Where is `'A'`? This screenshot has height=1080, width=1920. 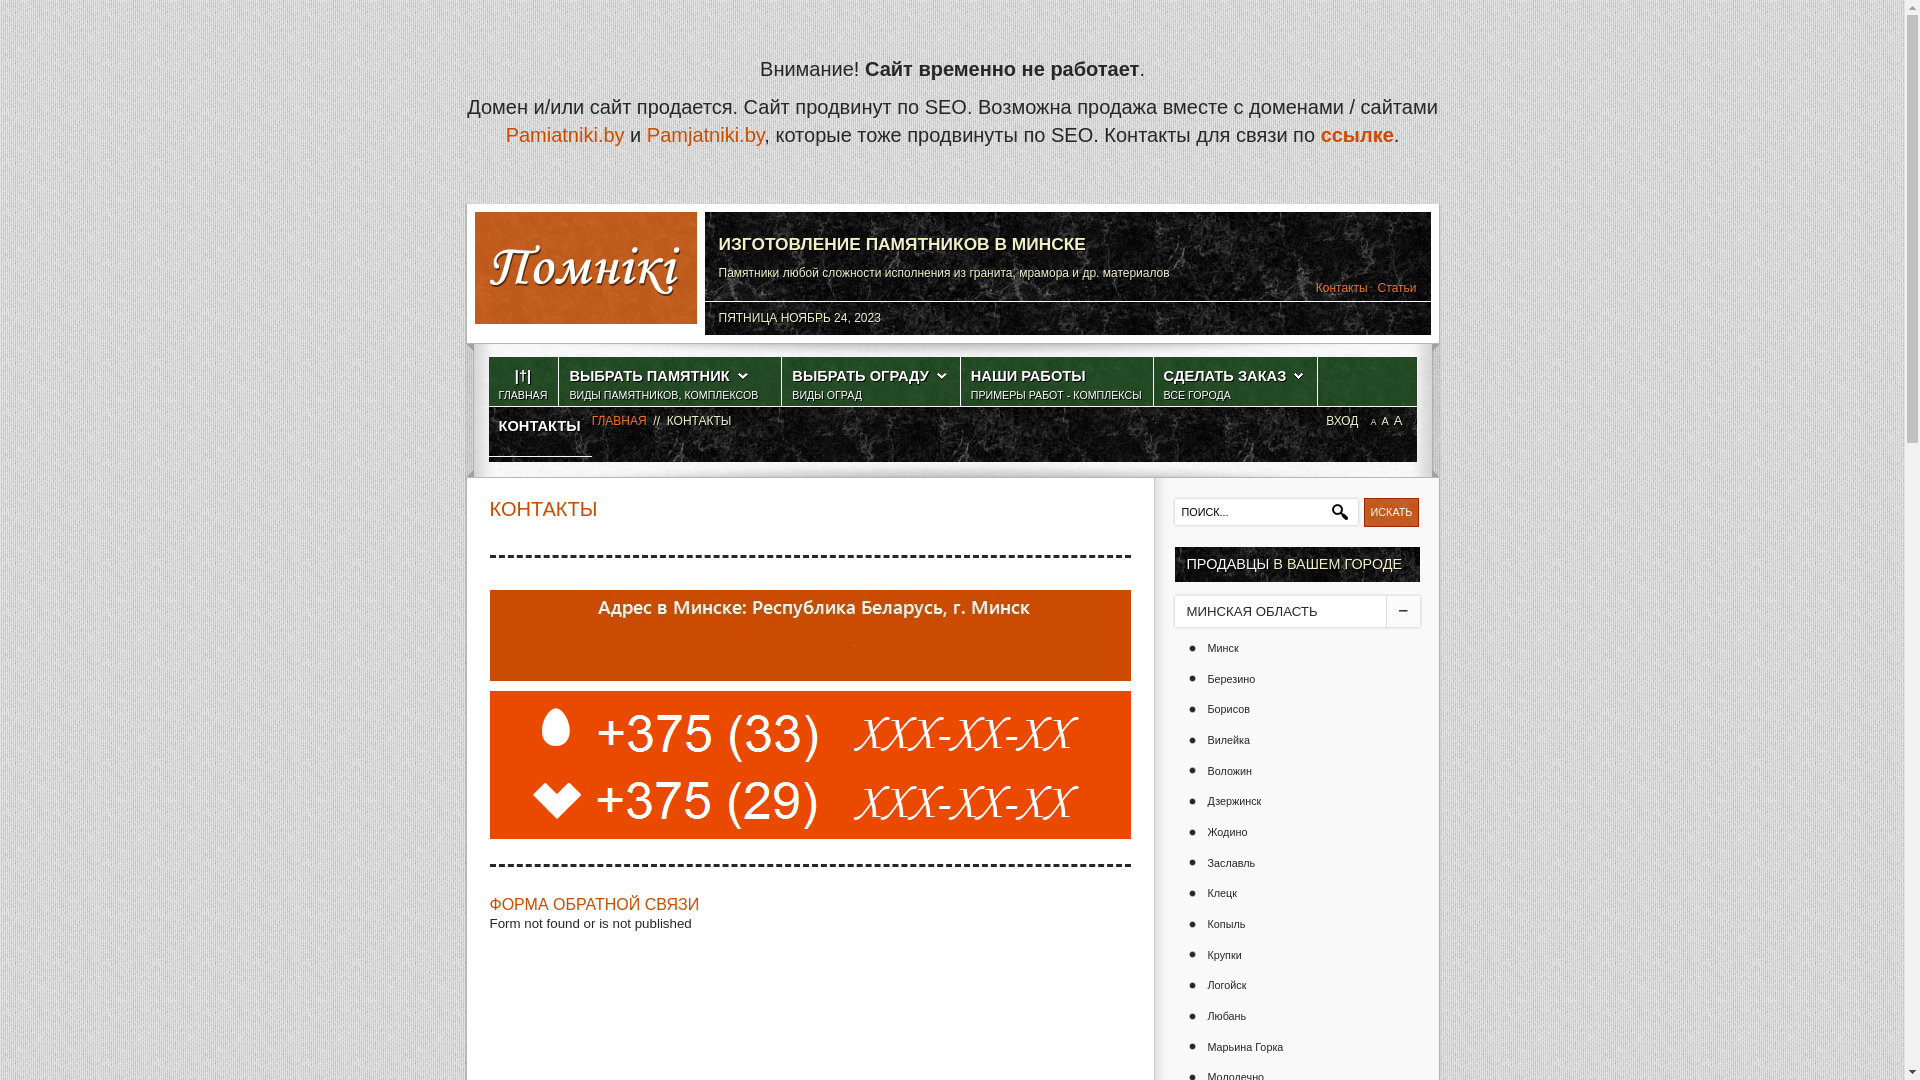 'A' is located at coordinates (1397, 419).